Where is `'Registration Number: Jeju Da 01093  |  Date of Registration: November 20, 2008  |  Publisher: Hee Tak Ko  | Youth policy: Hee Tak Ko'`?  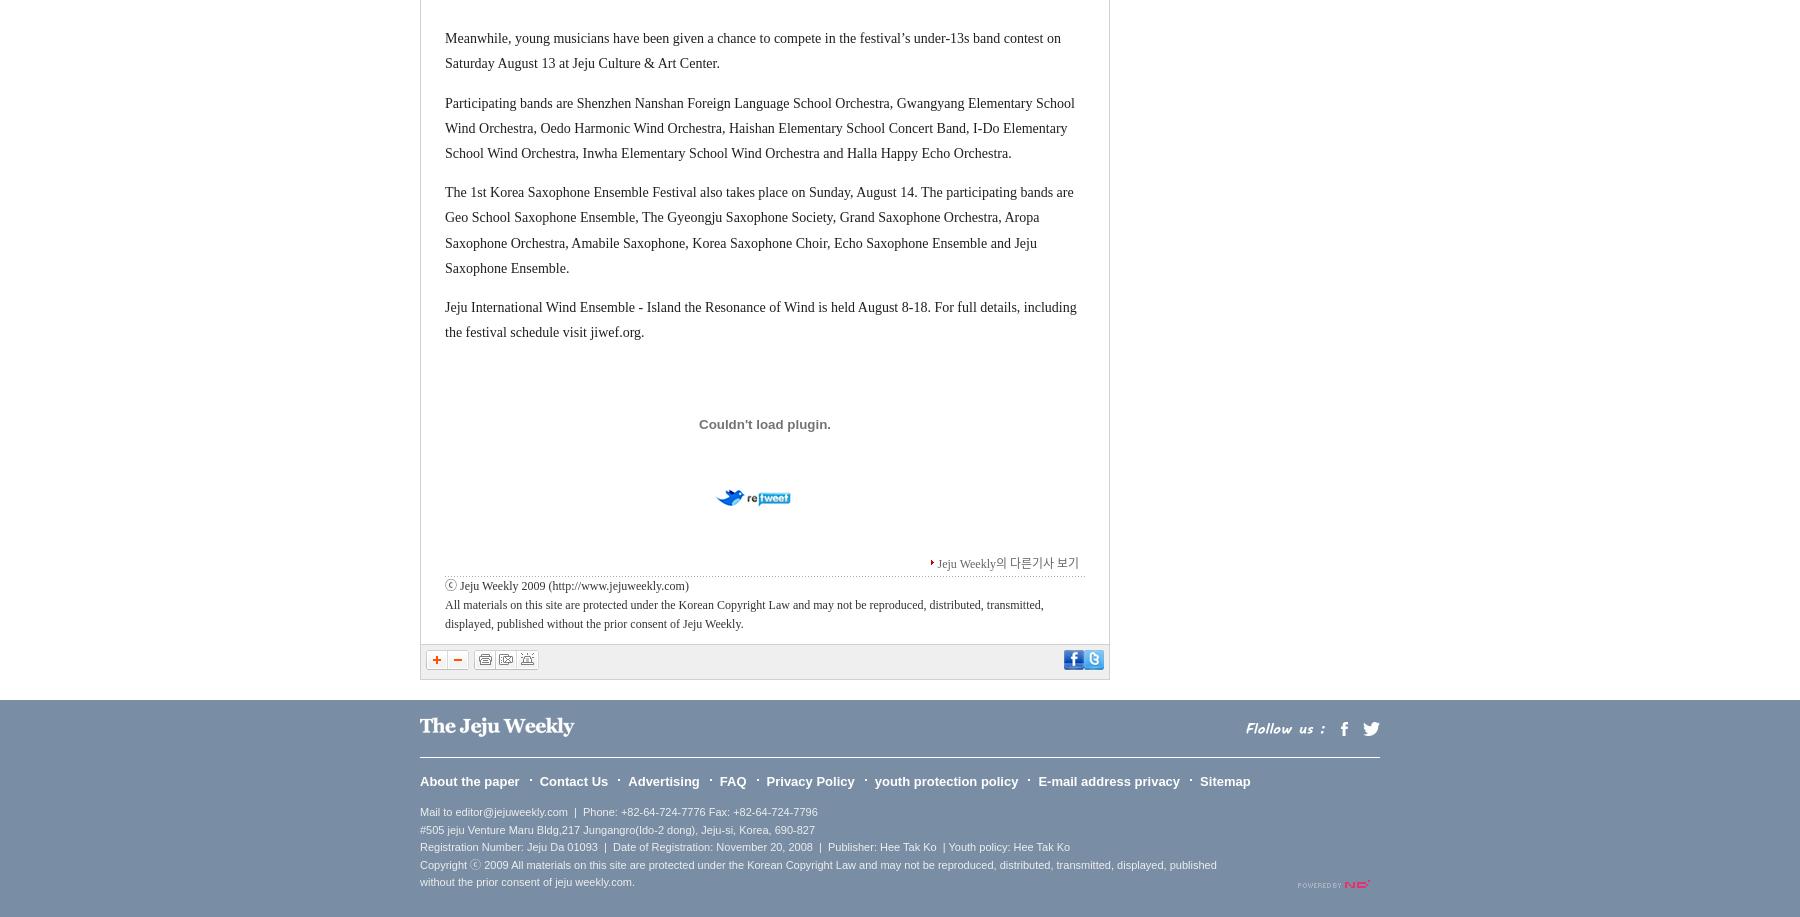 'Registration Number: Jeju Da 01093  |  Date of Registration: November 20, 2008  |  Publisher: Hee Tak Ko  | Youth policy: Hee Tak Ko' is located at coordinates (744, 847).